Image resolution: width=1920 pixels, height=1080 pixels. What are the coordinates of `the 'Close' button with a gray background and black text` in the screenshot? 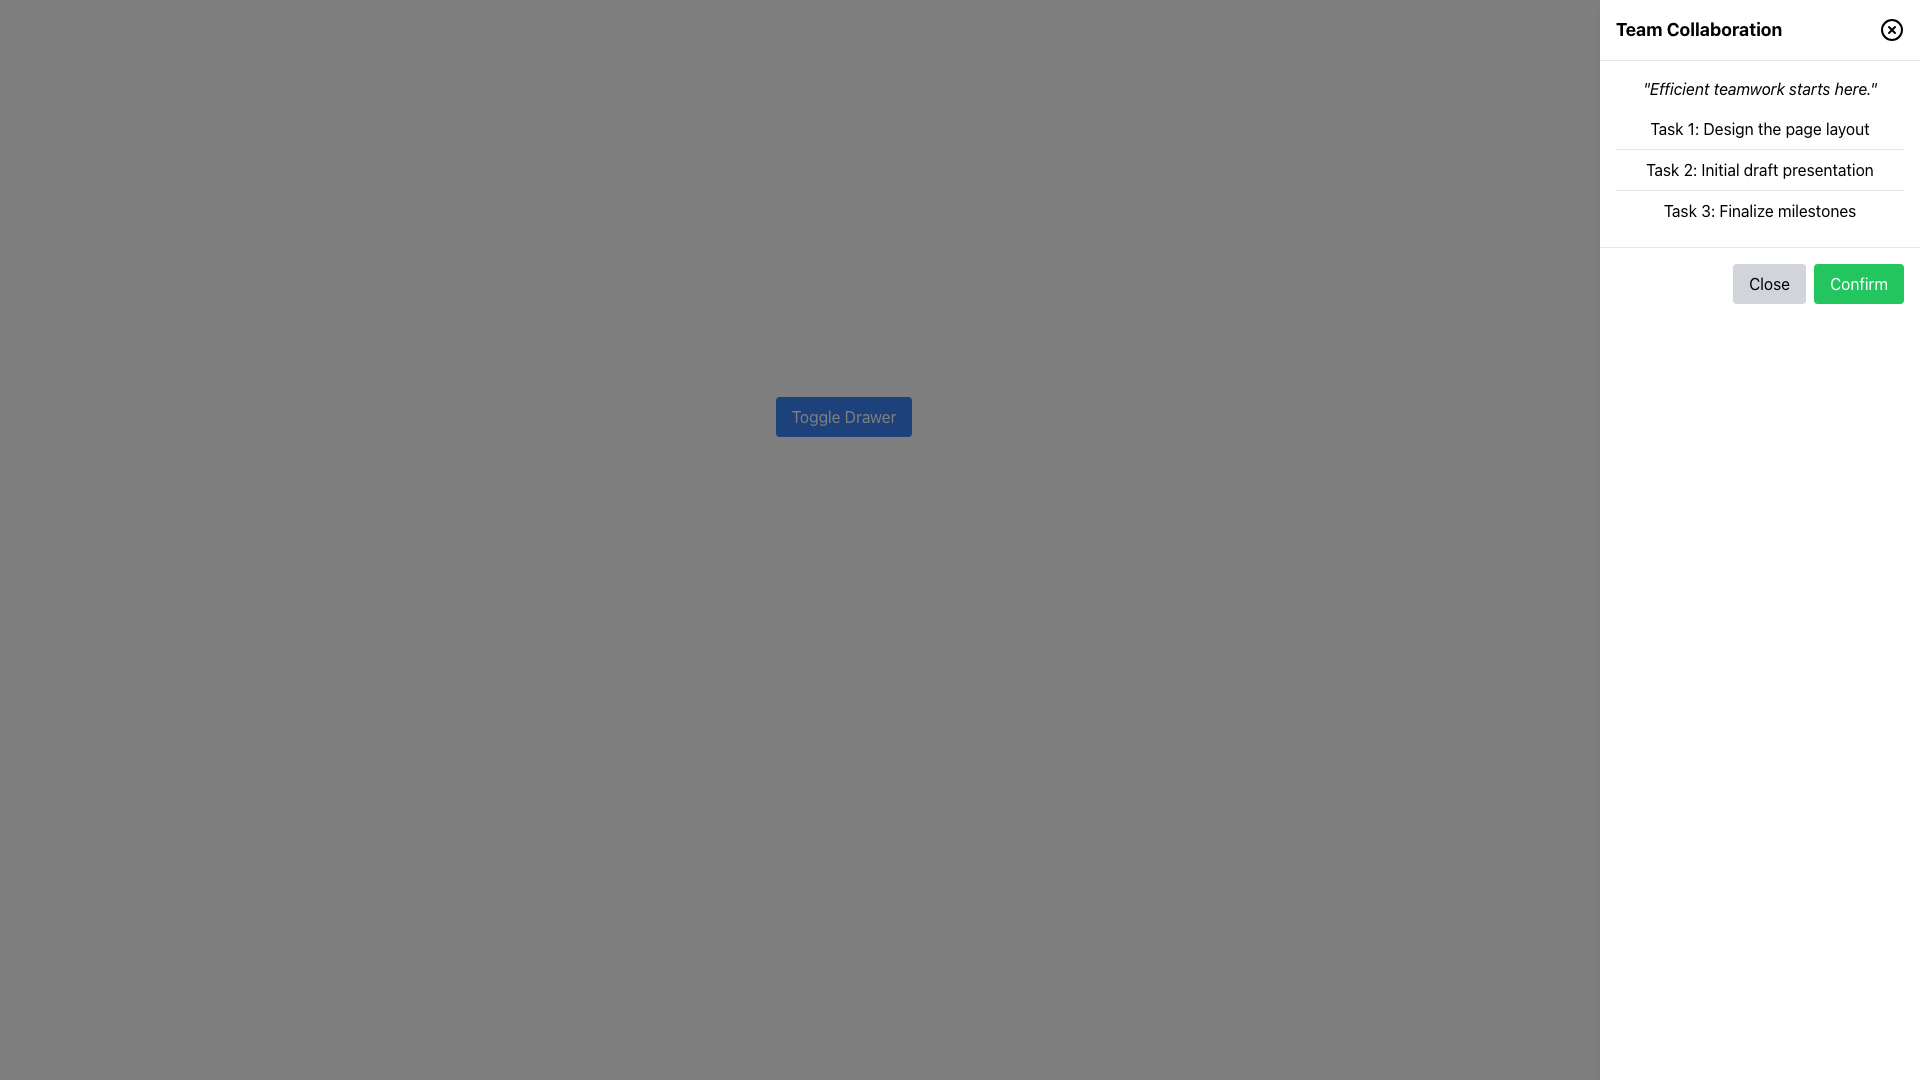 It's located at (1769, 284).